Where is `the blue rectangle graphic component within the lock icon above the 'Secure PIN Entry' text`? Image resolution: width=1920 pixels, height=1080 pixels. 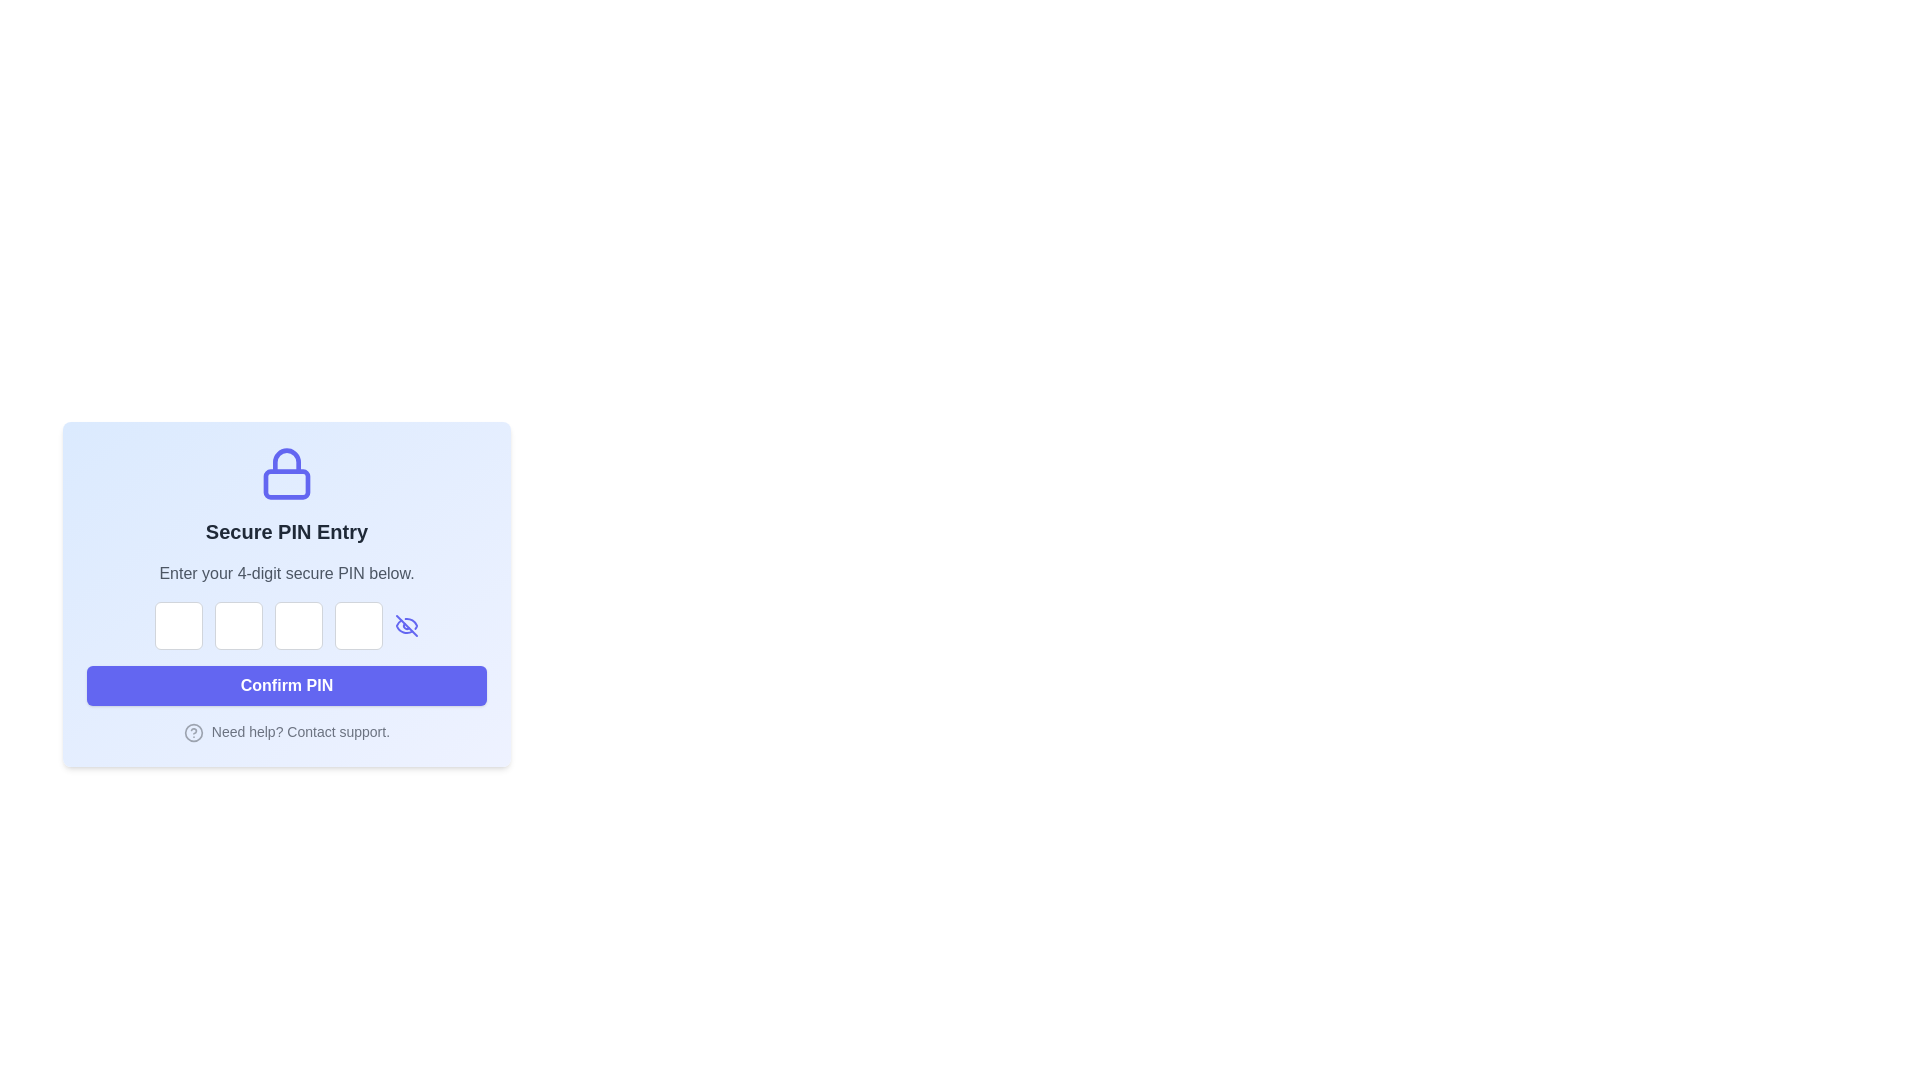
the blue rectangle graphic component within the lock icon above the 'Secure PIN Entry' text is located at coordinates (286, 484).